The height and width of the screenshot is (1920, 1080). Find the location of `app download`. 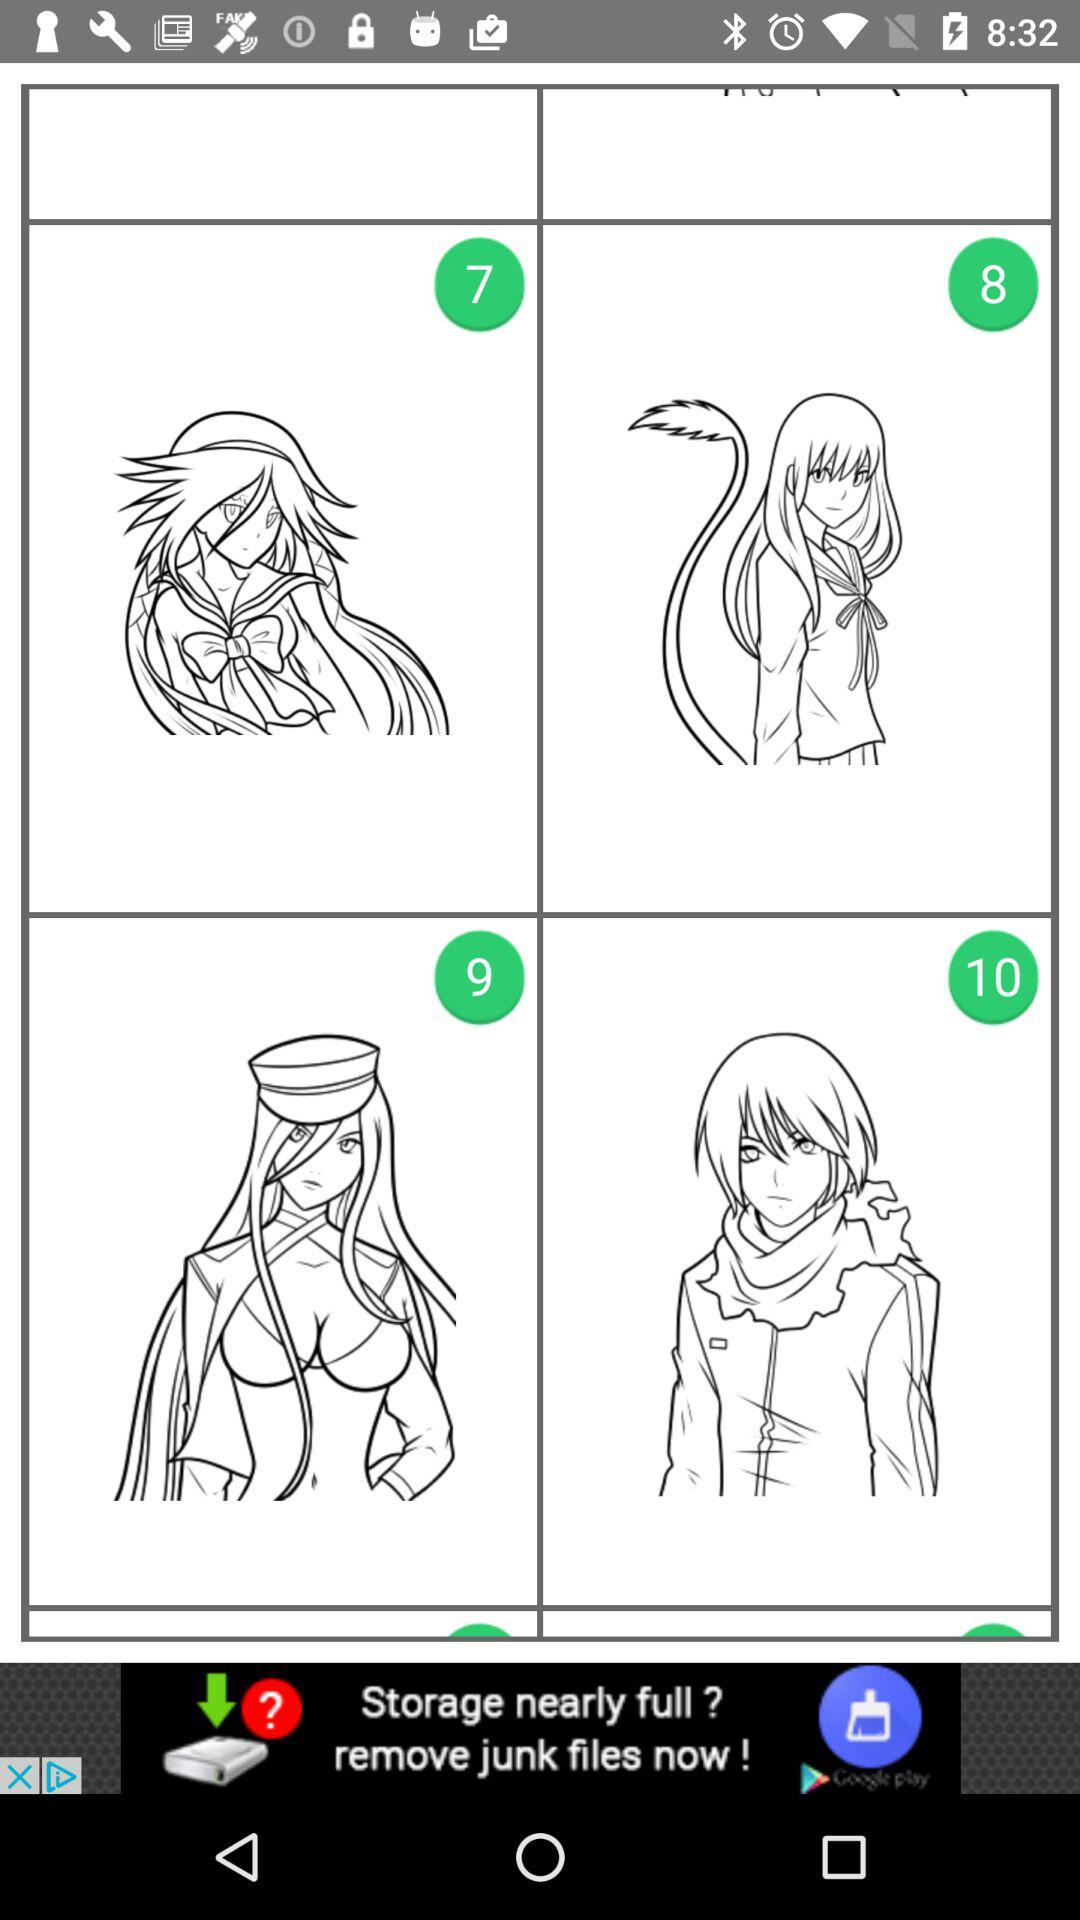

app download is located at coordinates (540, 1727).